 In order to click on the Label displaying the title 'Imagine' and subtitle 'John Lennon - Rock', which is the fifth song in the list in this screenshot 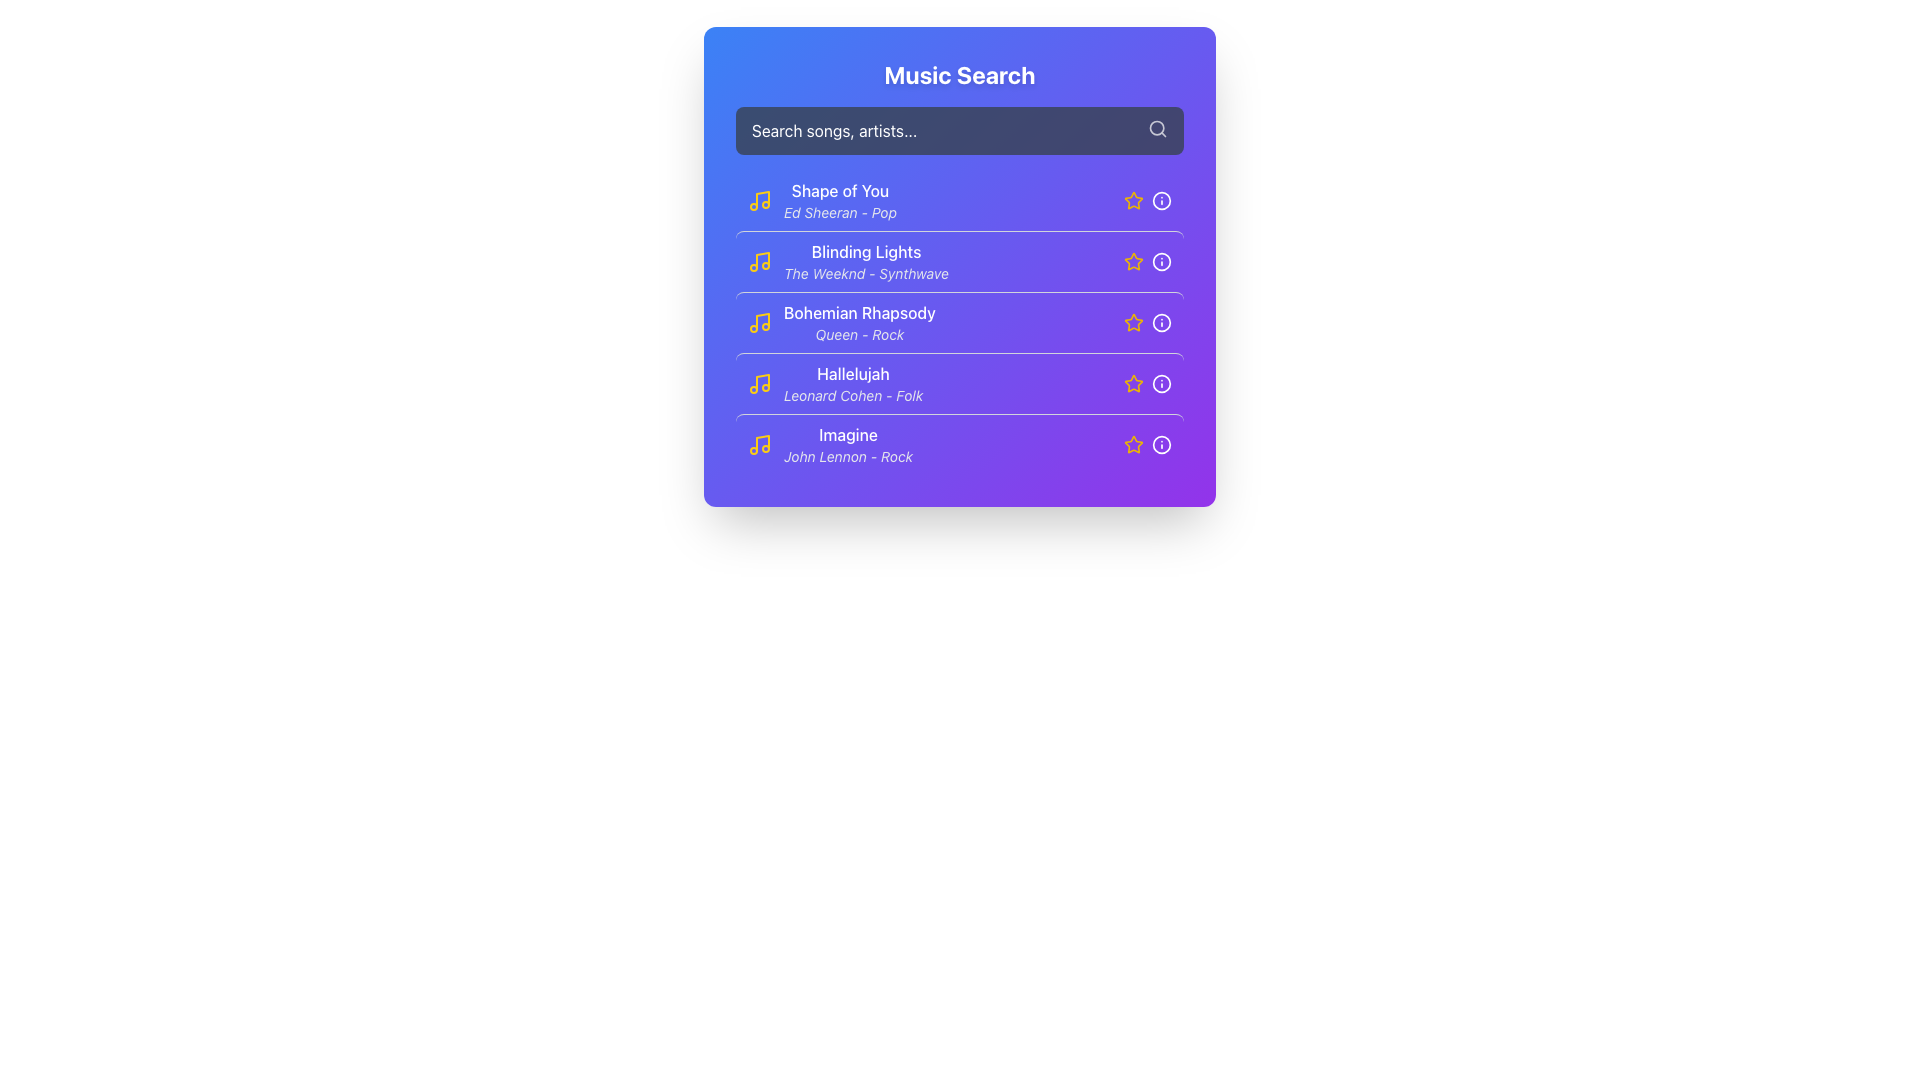, I will do `click(848, 443)`.